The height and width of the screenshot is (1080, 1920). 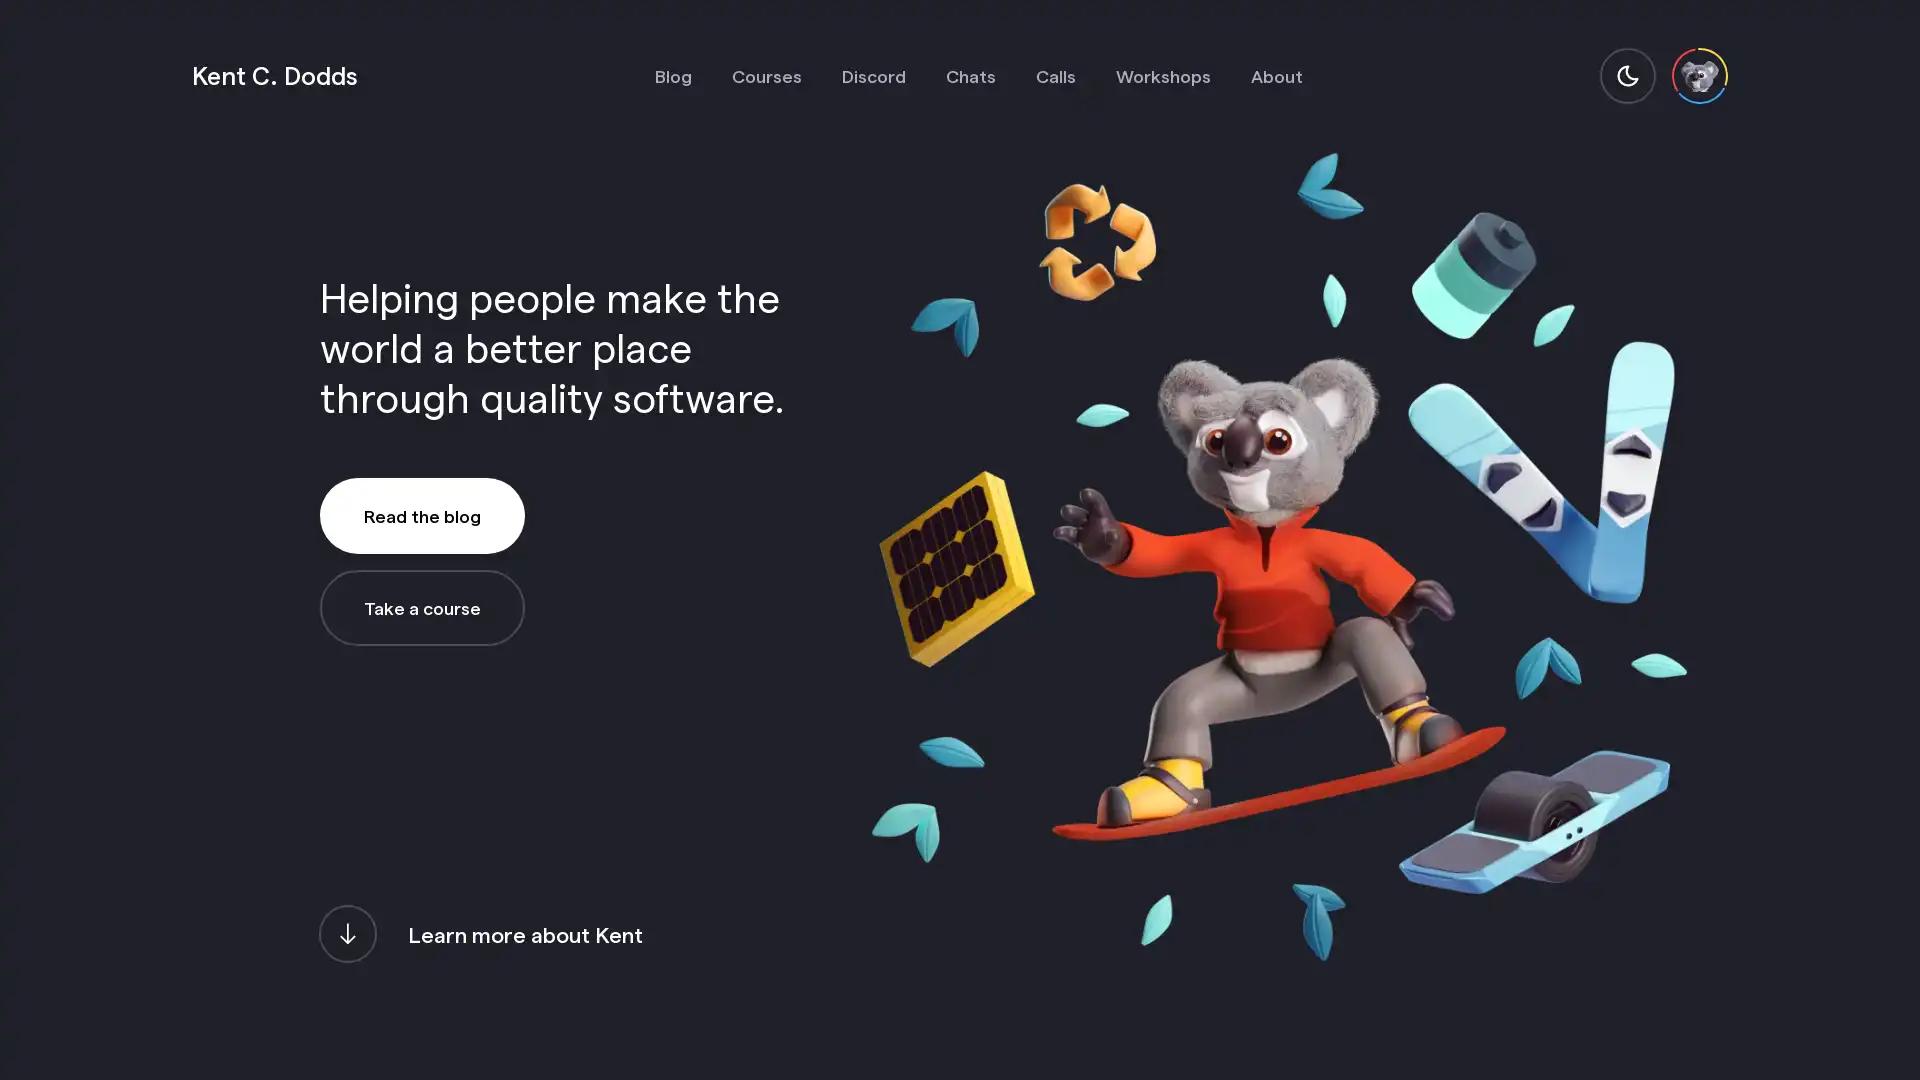 I want to click on switch to light mode, so click(x=1627, y=75).